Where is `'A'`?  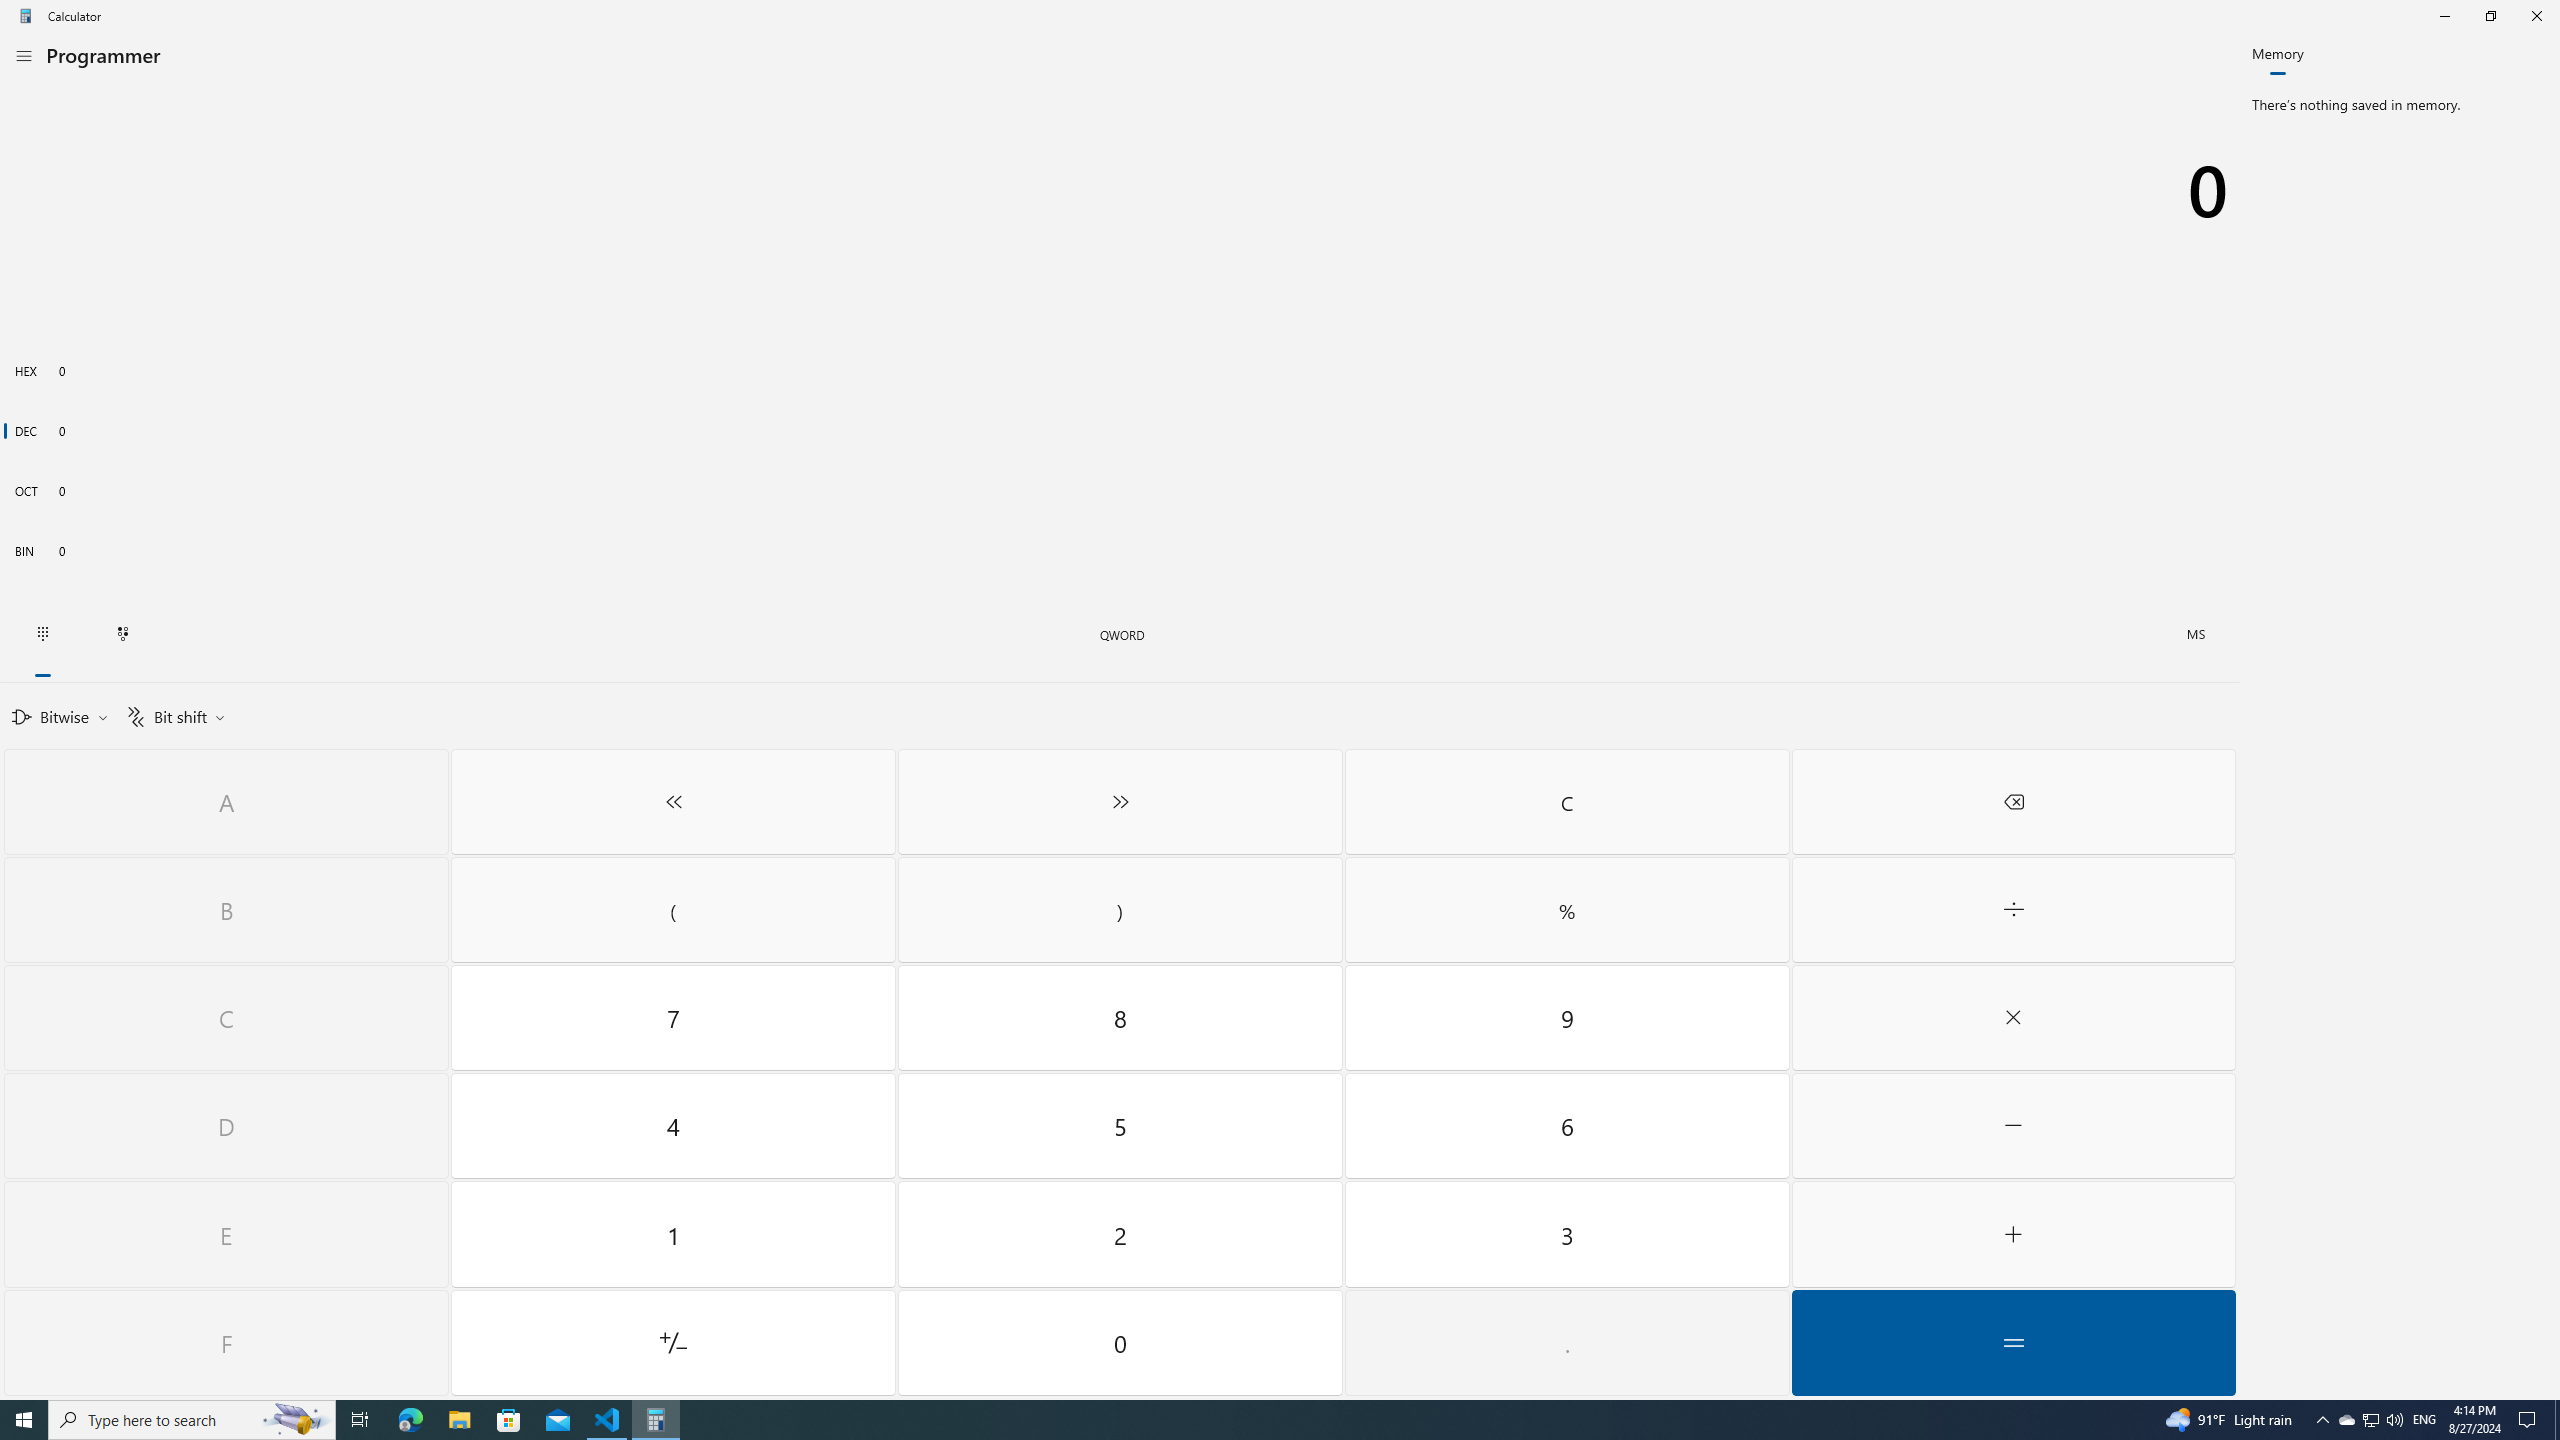 'A' is located at coordinates (225, 801).